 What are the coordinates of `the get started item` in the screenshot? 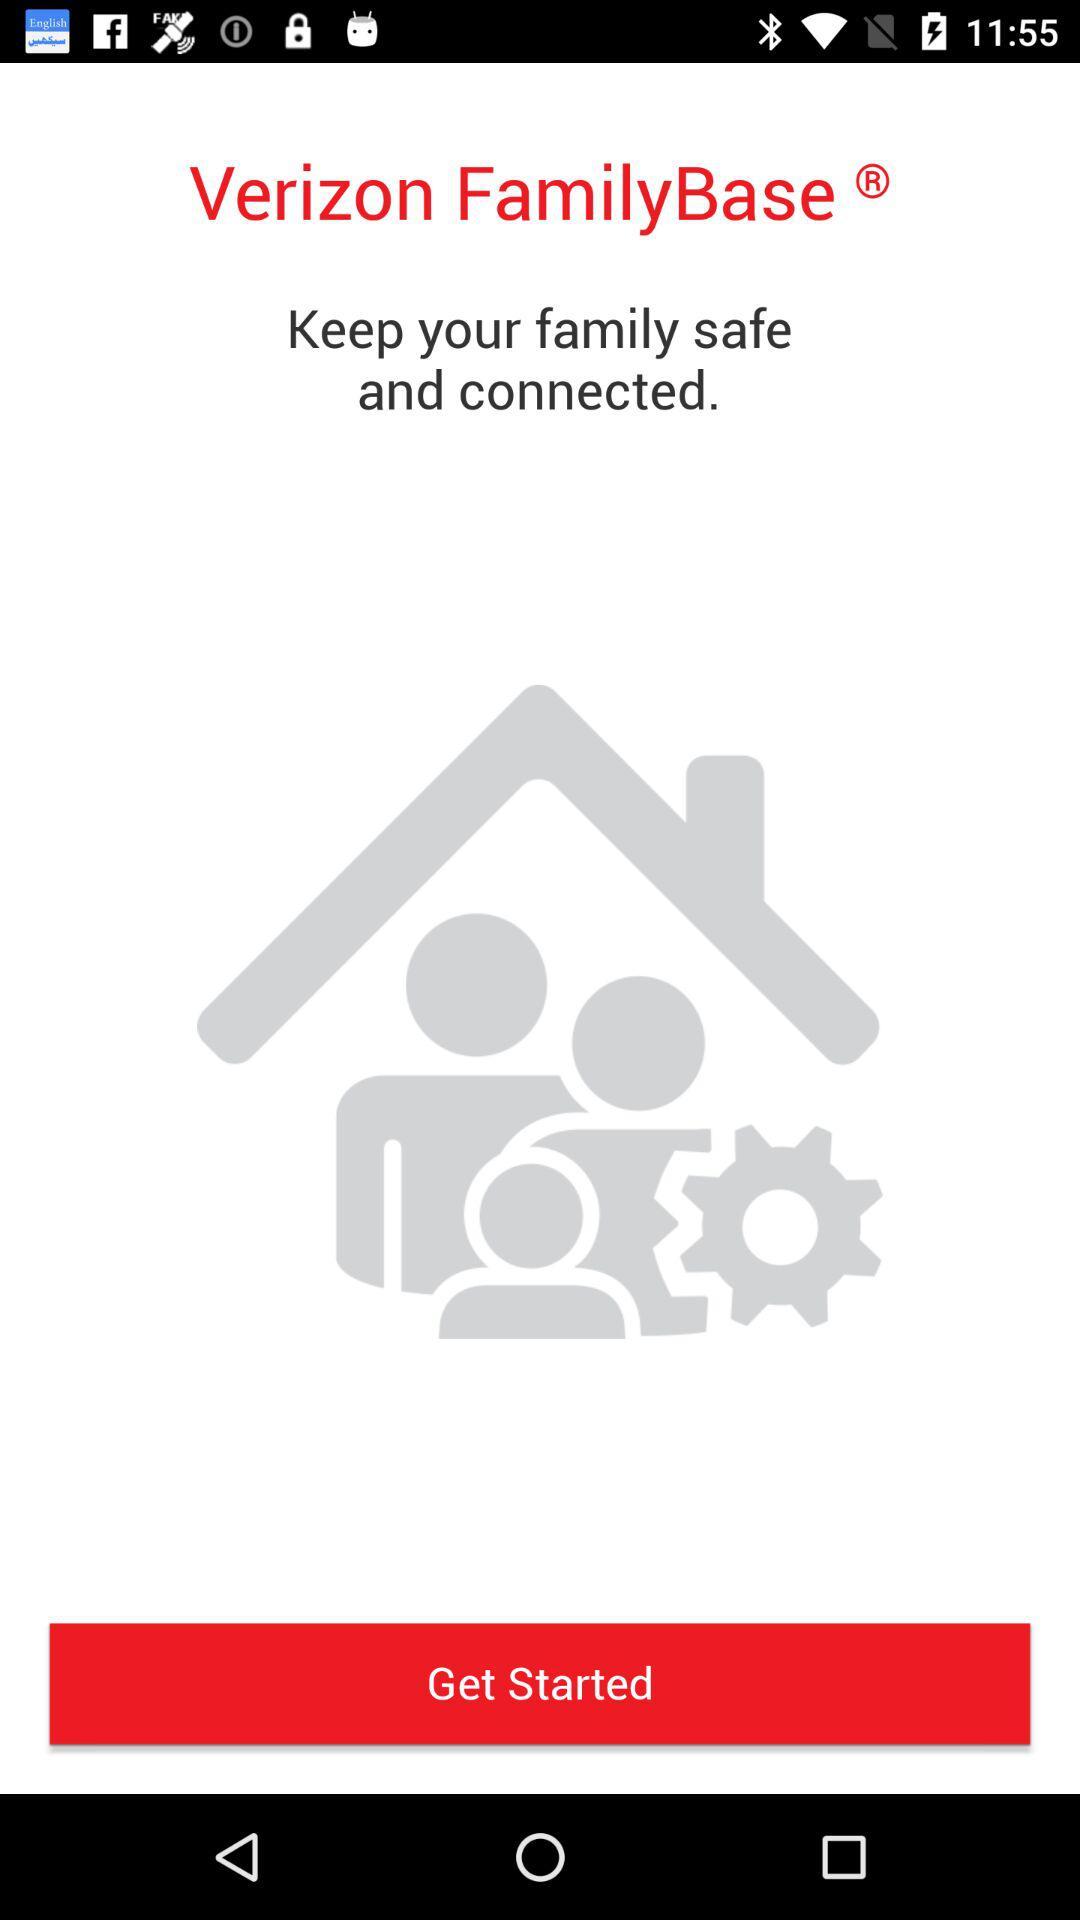 It's located at (540, 1682).